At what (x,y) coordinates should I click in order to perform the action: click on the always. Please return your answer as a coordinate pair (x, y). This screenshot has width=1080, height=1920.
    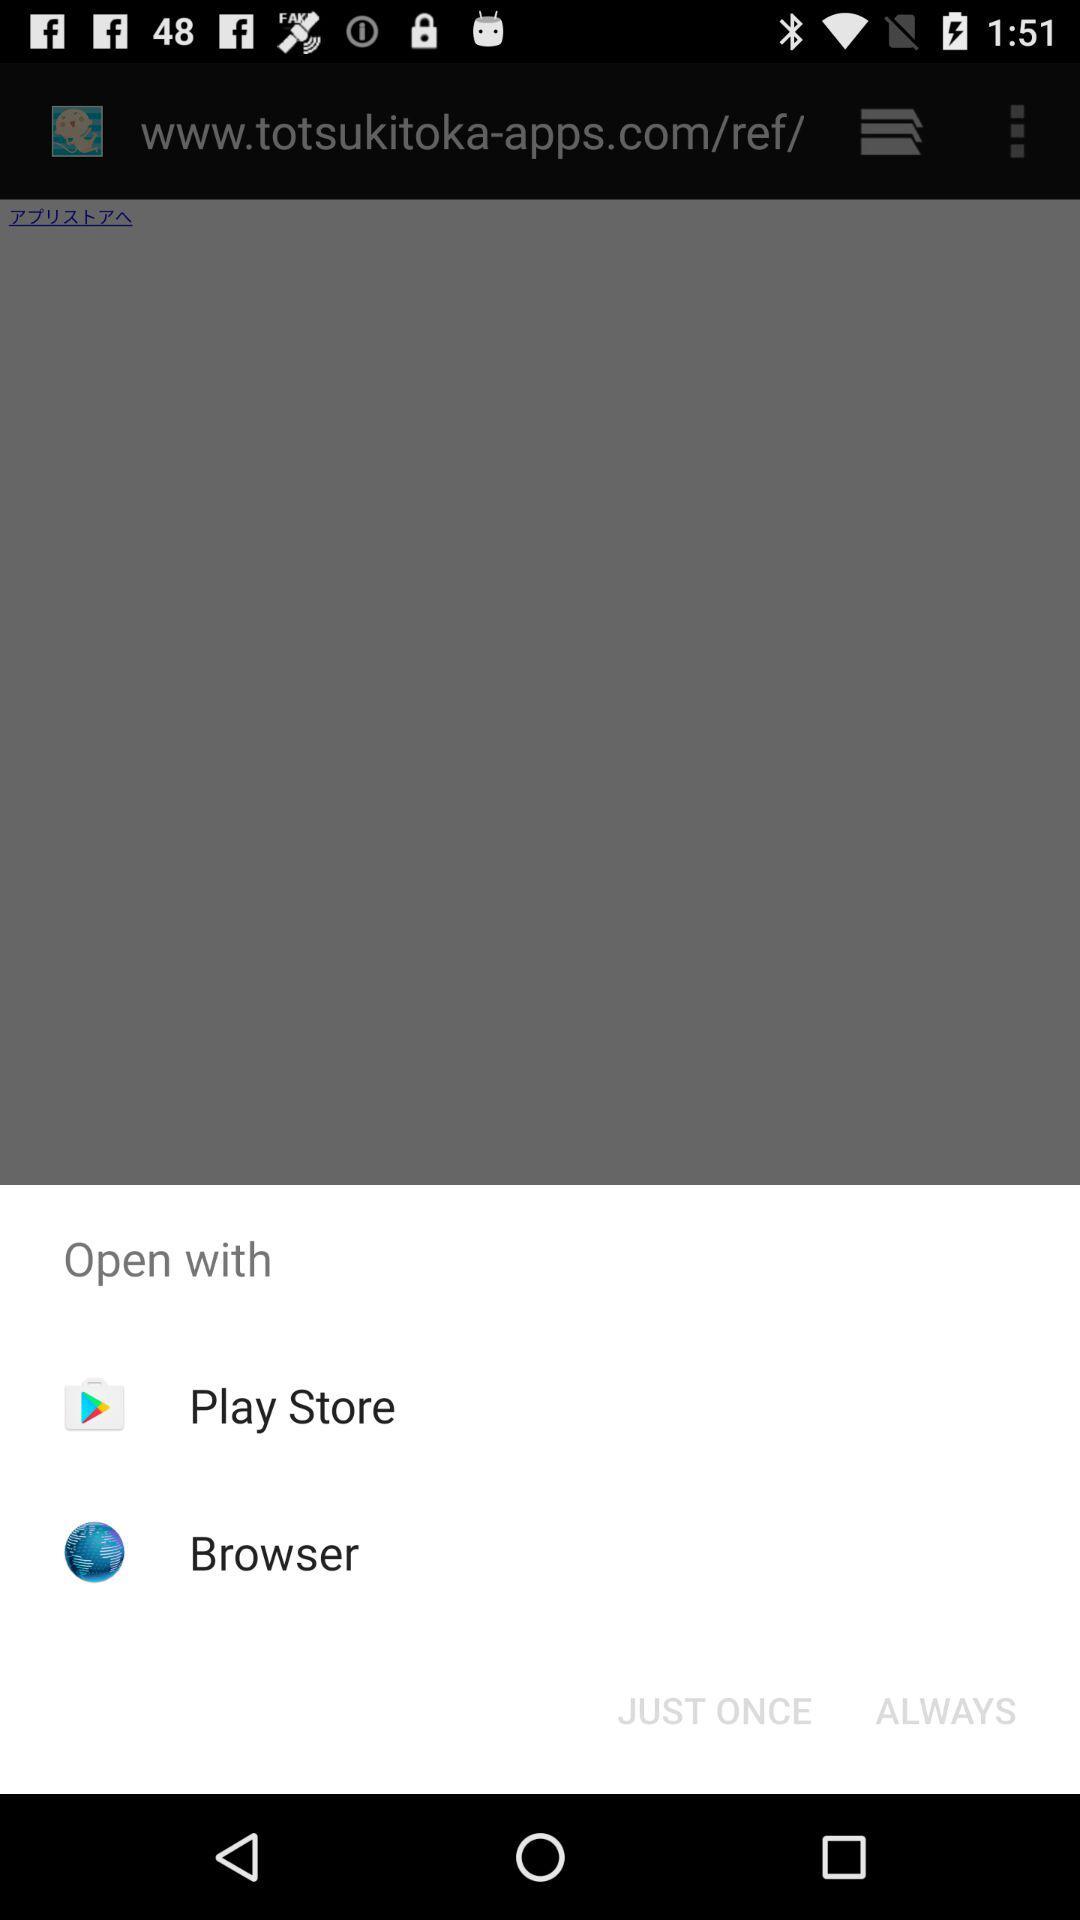
    Looking at the image, I should click on (945, 1708).